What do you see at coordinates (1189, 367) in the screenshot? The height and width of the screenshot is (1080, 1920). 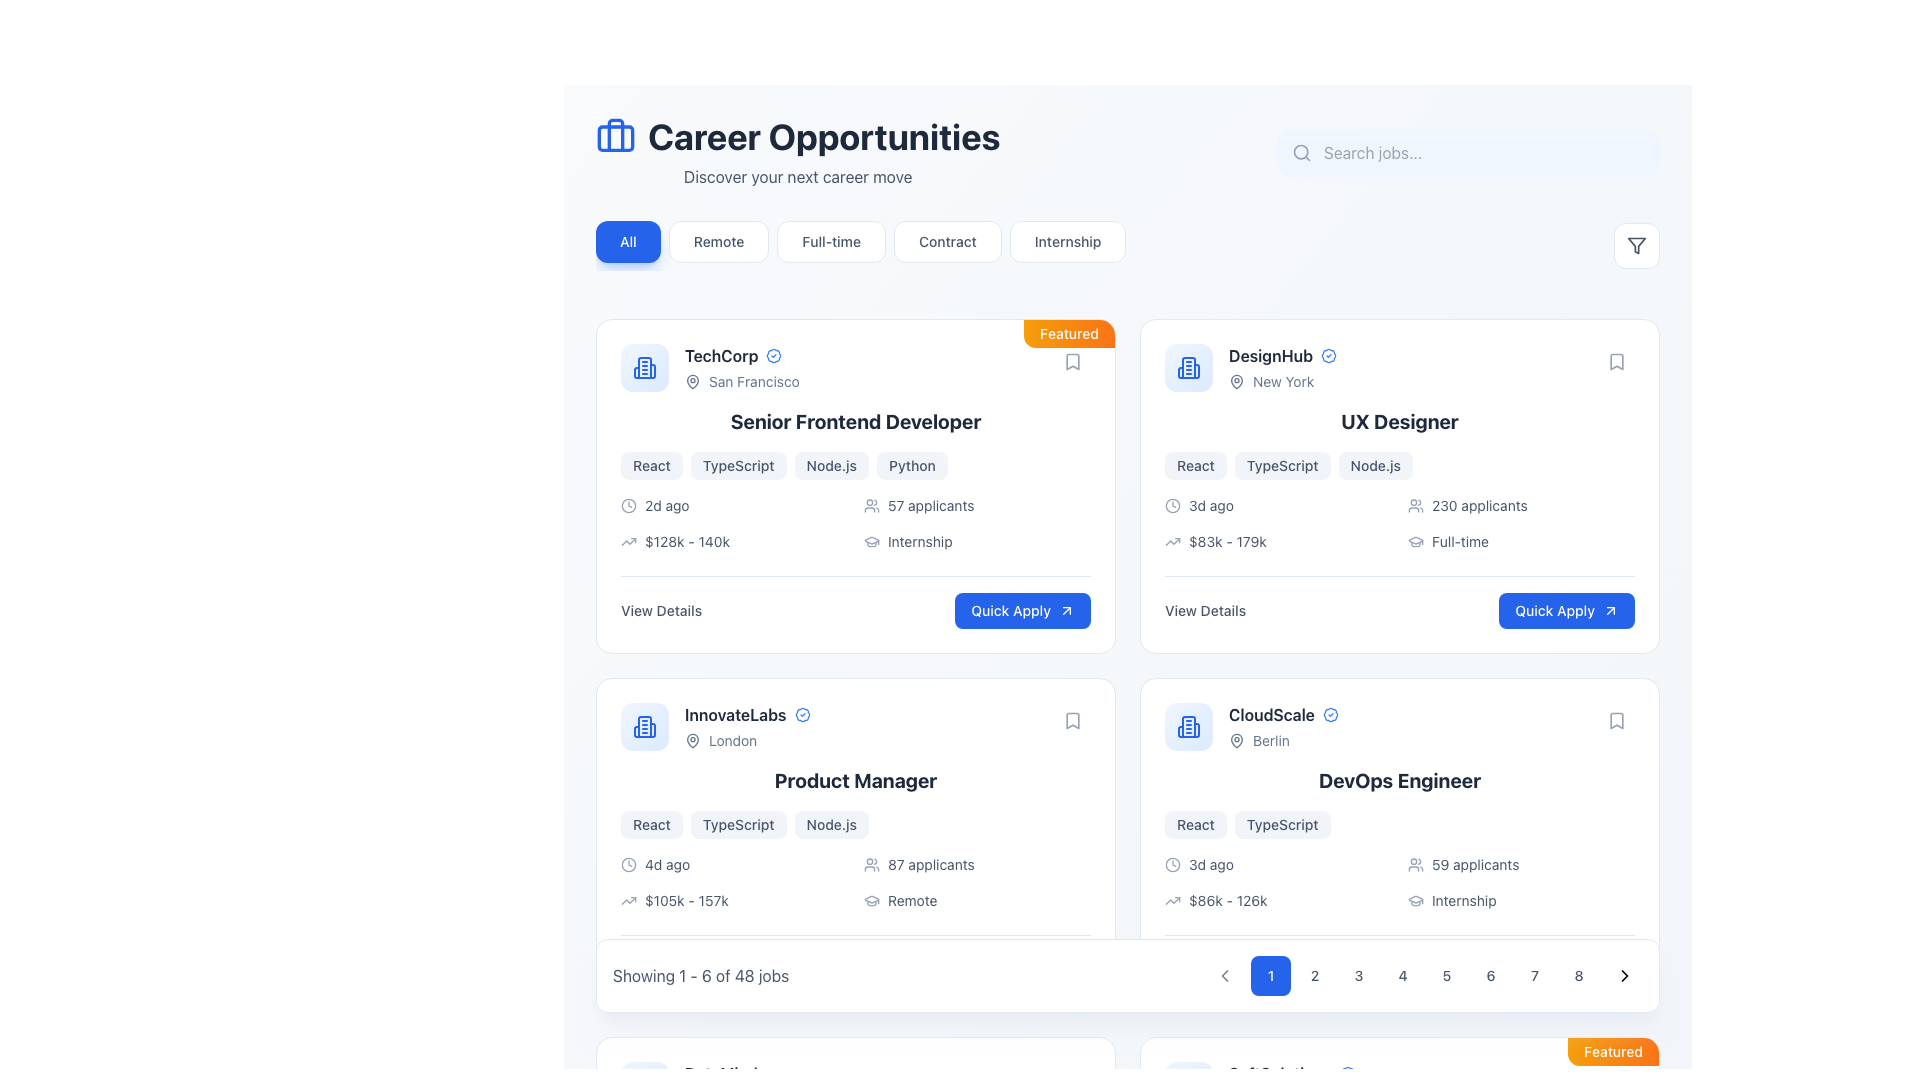 I see `the square-shaped icon with a gradient background and a building symbol representing 'DesignHub' located slightly left of the text 'DesignHub' and above 'New York'` at bounding box center [1189, 367].